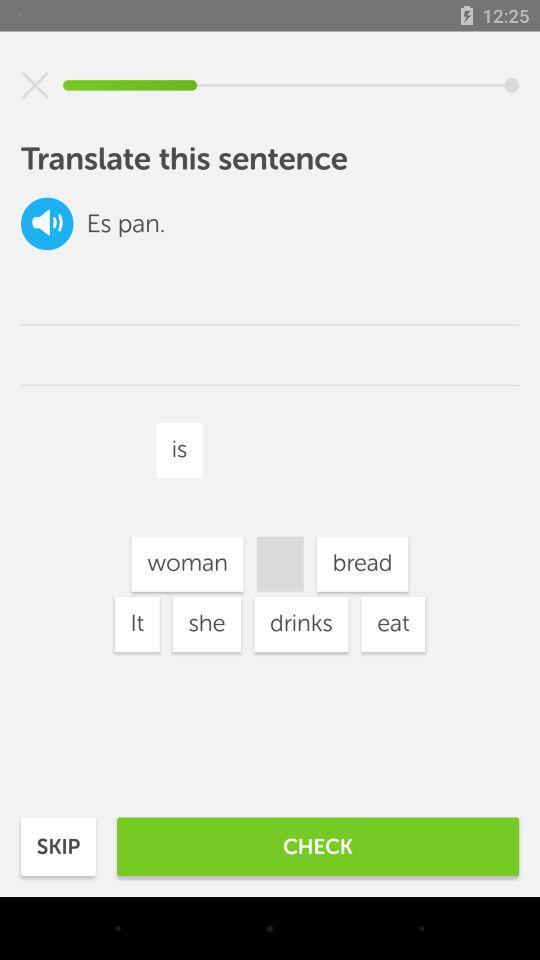 This screenshot has height=960, width=540. What do you see at coordinates (58, 845) in the screenshot?
I see `the skip icon` at bounding box center [58, 845].